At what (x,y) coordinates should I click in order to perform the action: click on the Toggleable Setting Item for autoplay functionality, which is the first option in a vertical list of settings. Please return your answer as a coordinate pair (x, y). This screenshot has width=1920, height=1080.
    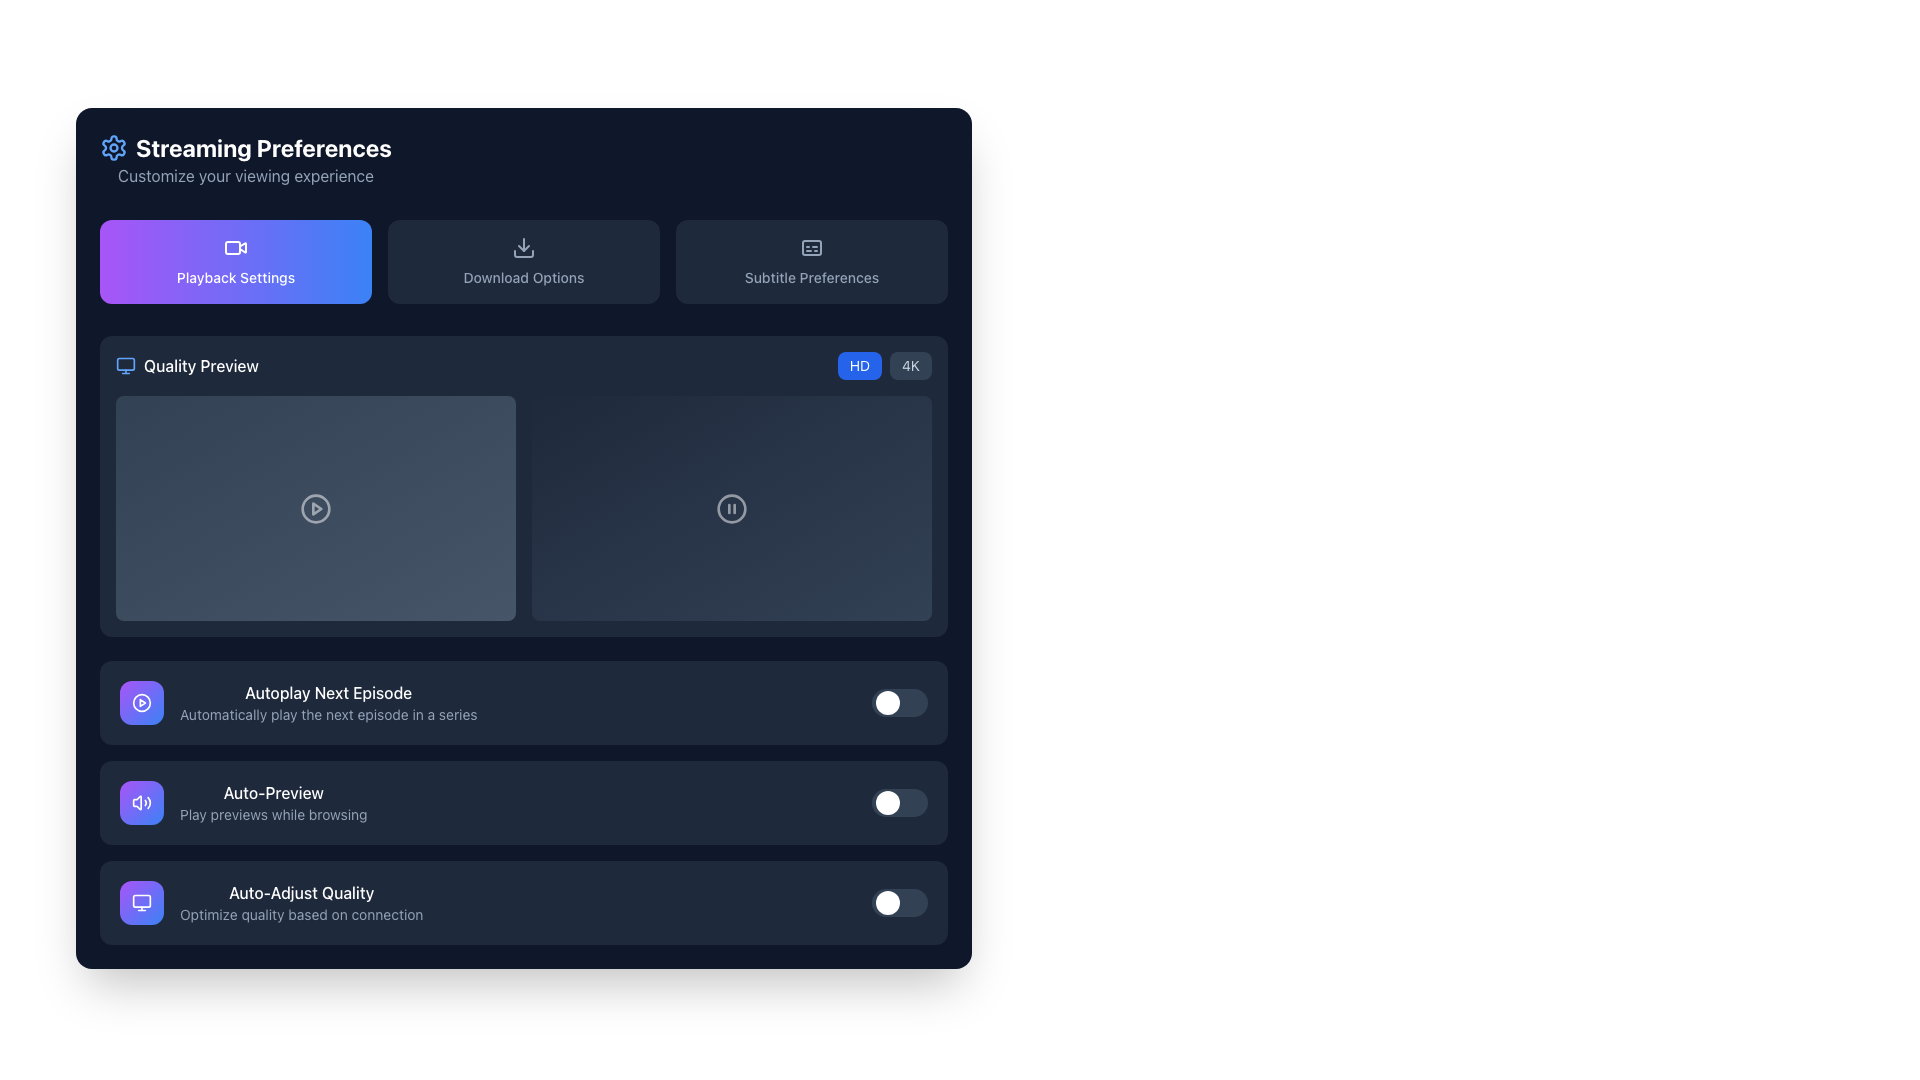
    Looking at the image, I should click on (523, 701).